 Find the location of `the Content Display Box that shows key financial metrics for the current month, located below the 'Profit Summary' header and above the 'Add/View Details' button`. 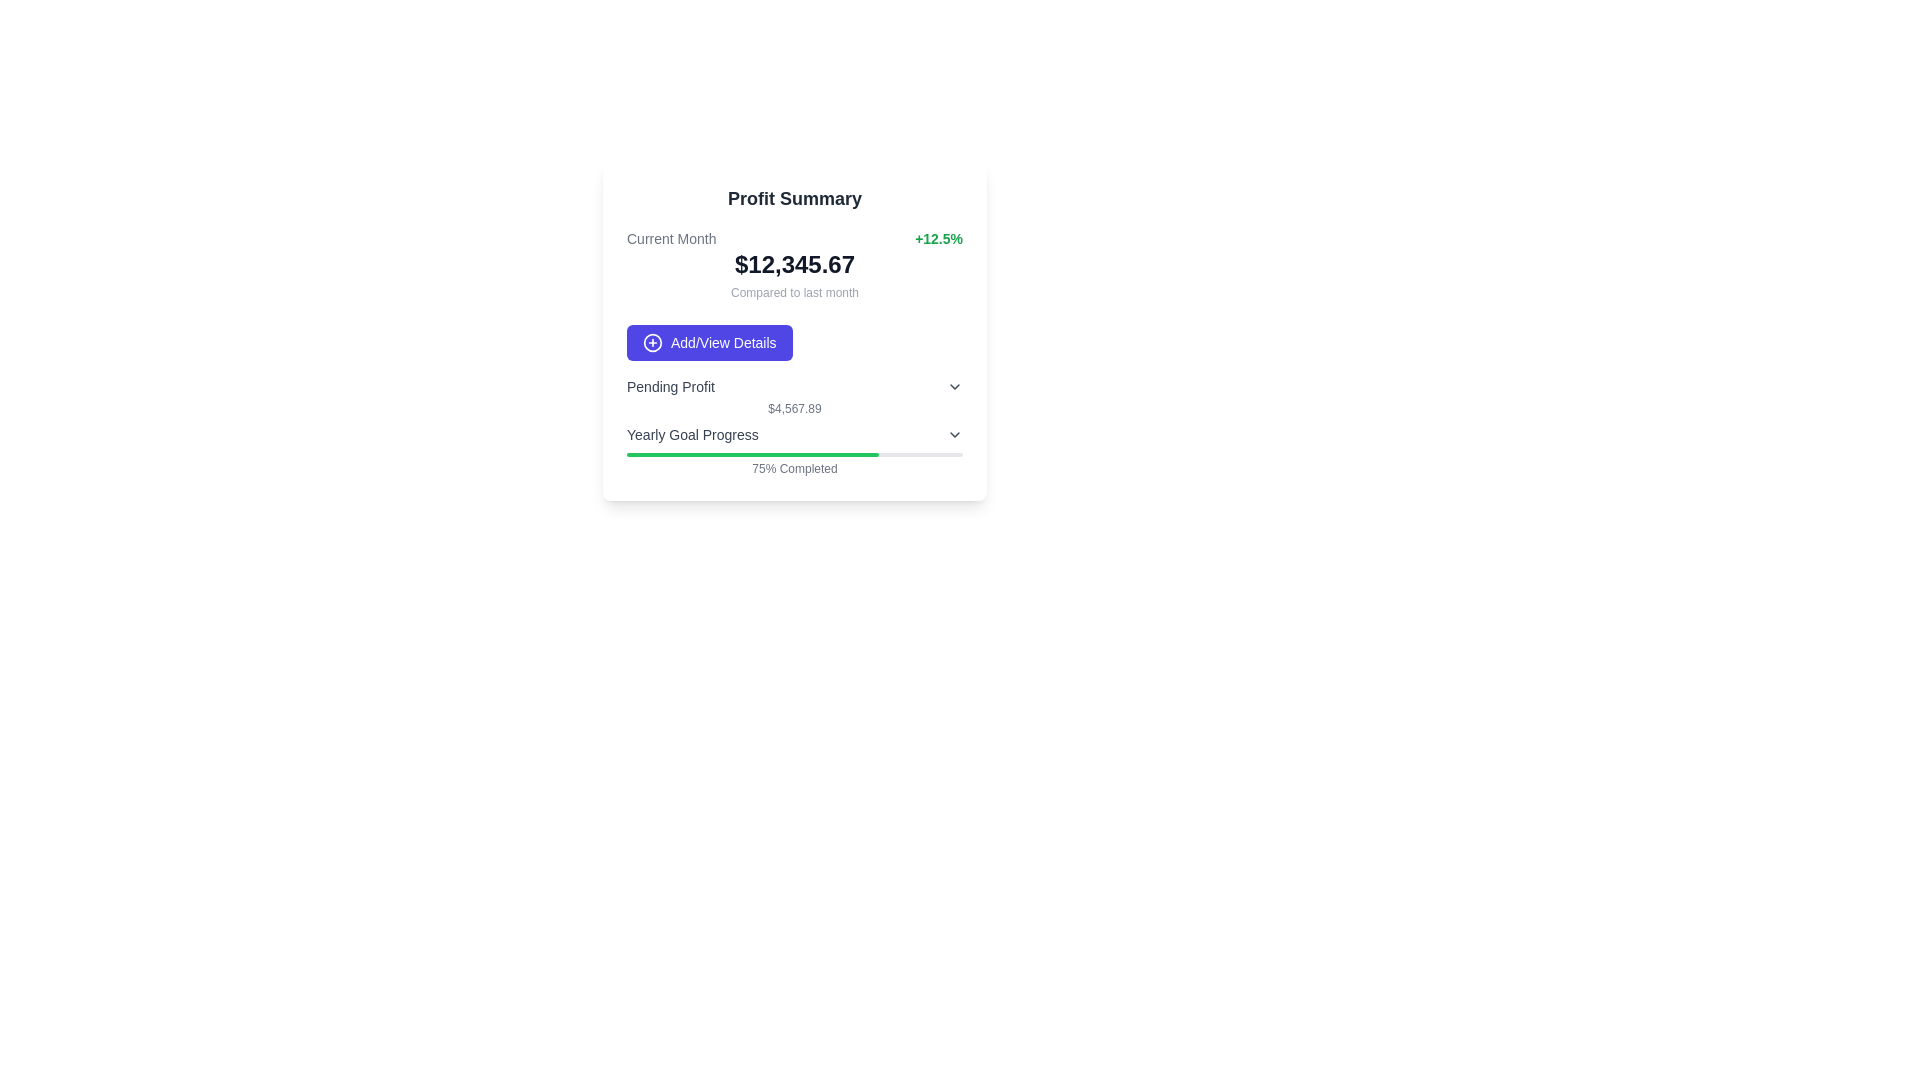

the Content Display Box that shows key financial metrics for the current month, located below the 'Profit Summary' header and above the 'Add/View Details' button is located at coordinates (794, 264).